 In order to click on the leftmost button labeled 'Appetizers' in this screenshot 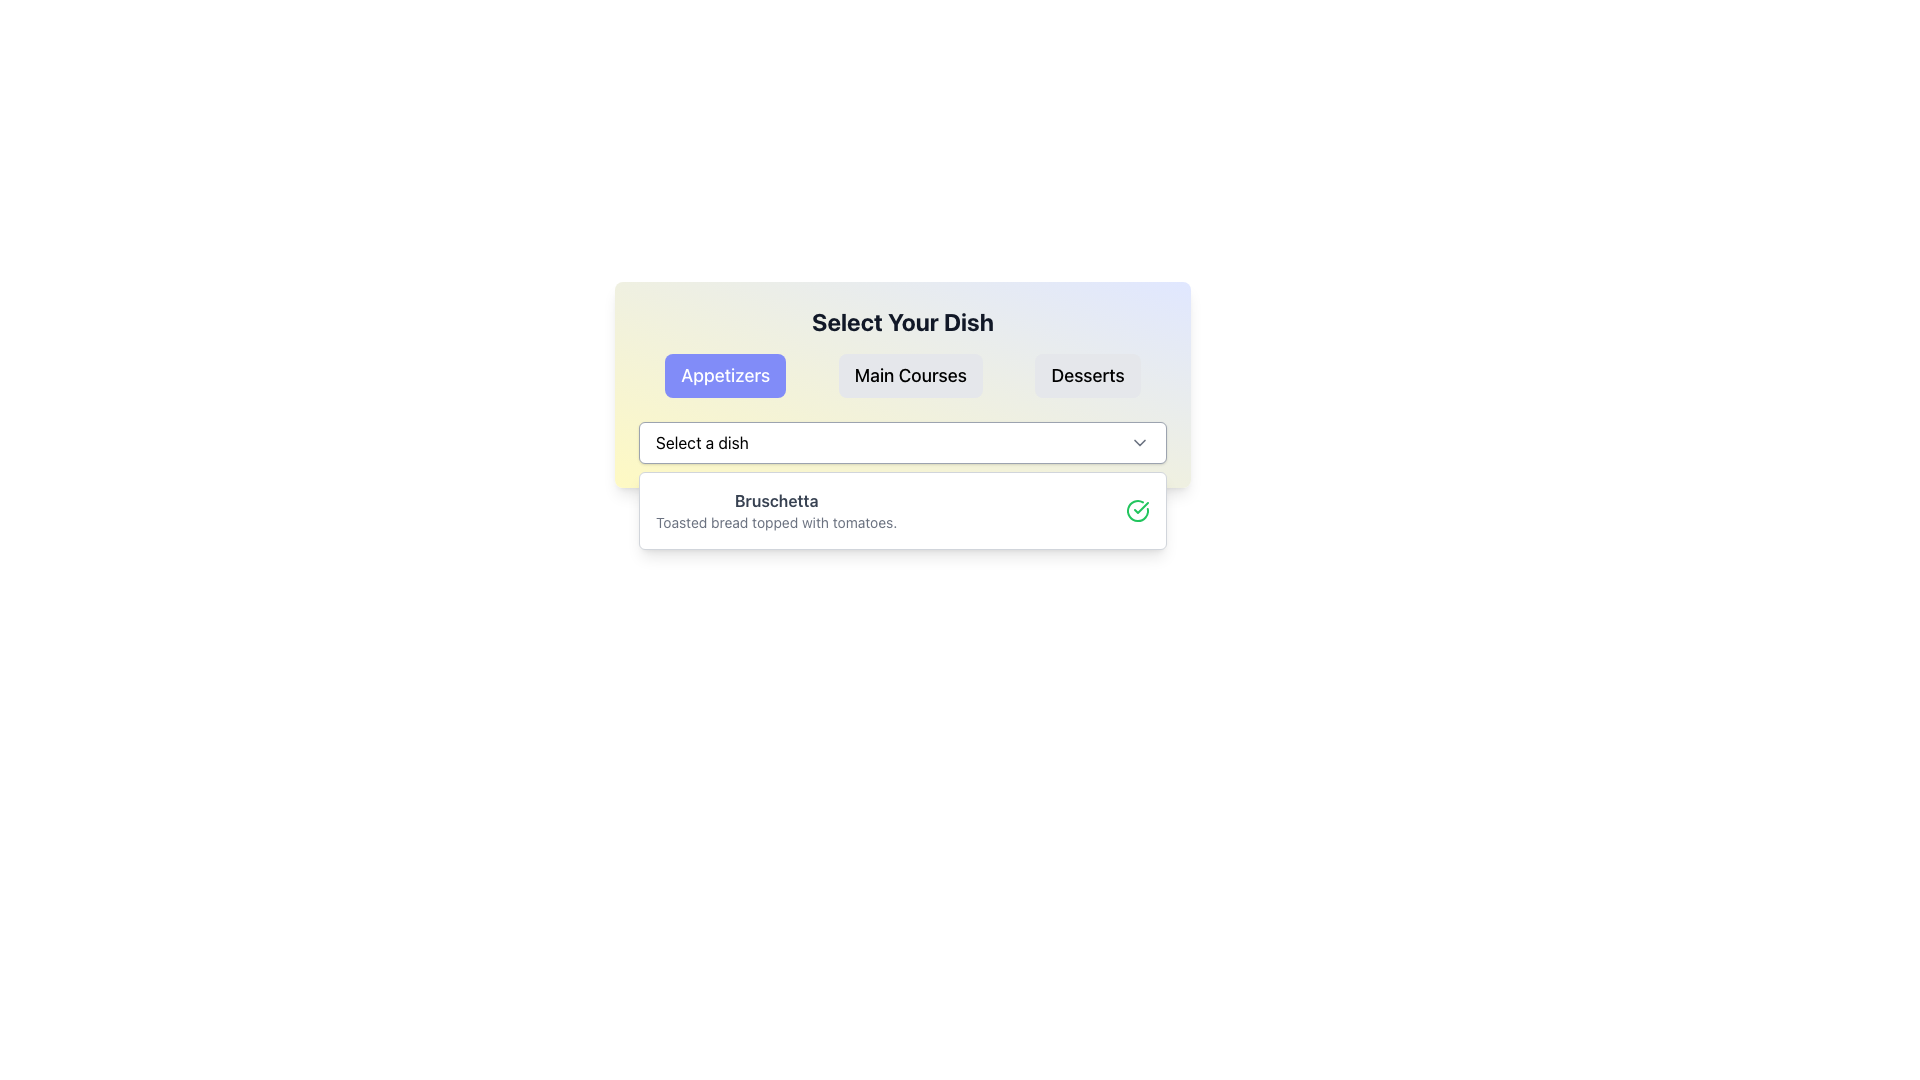, I will do `click(724, 375)`.